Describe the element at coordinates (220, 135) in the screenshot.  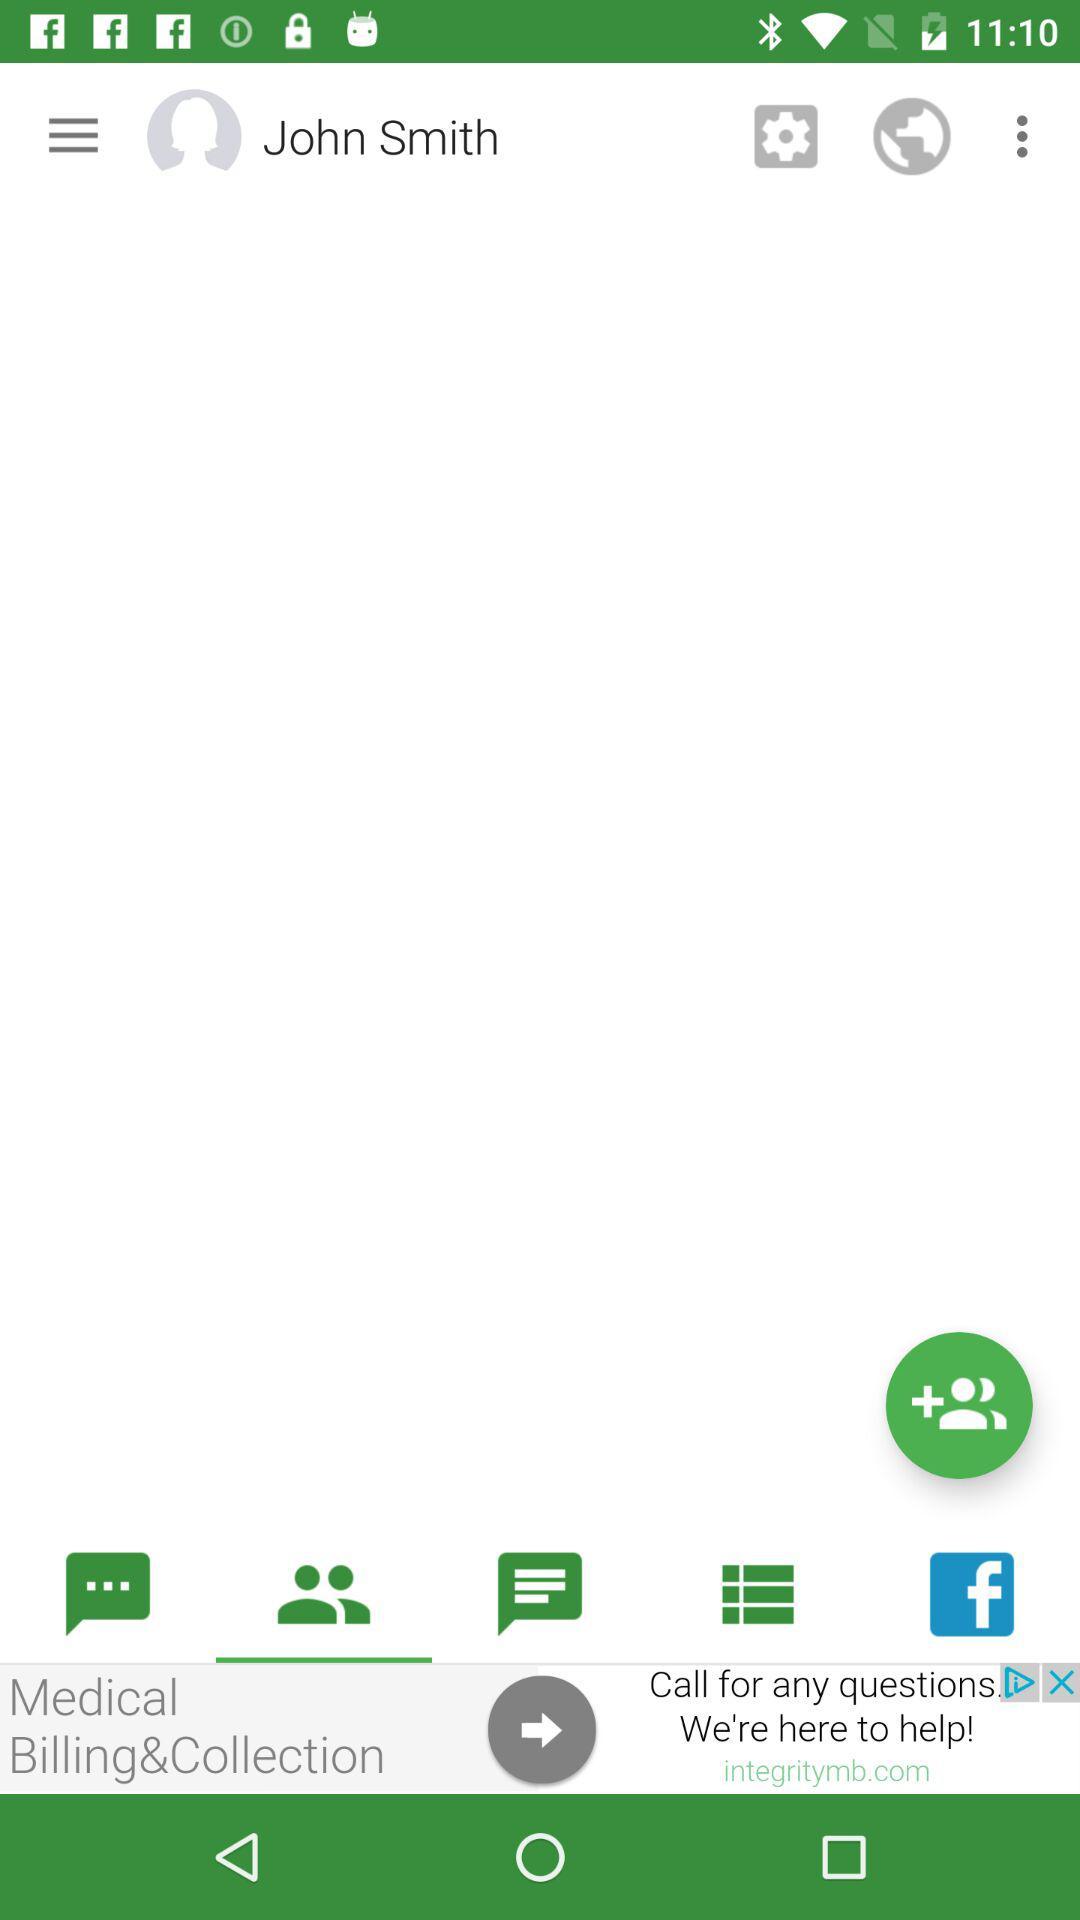
I see `if you click here it would open up john smith 's account` at that location.